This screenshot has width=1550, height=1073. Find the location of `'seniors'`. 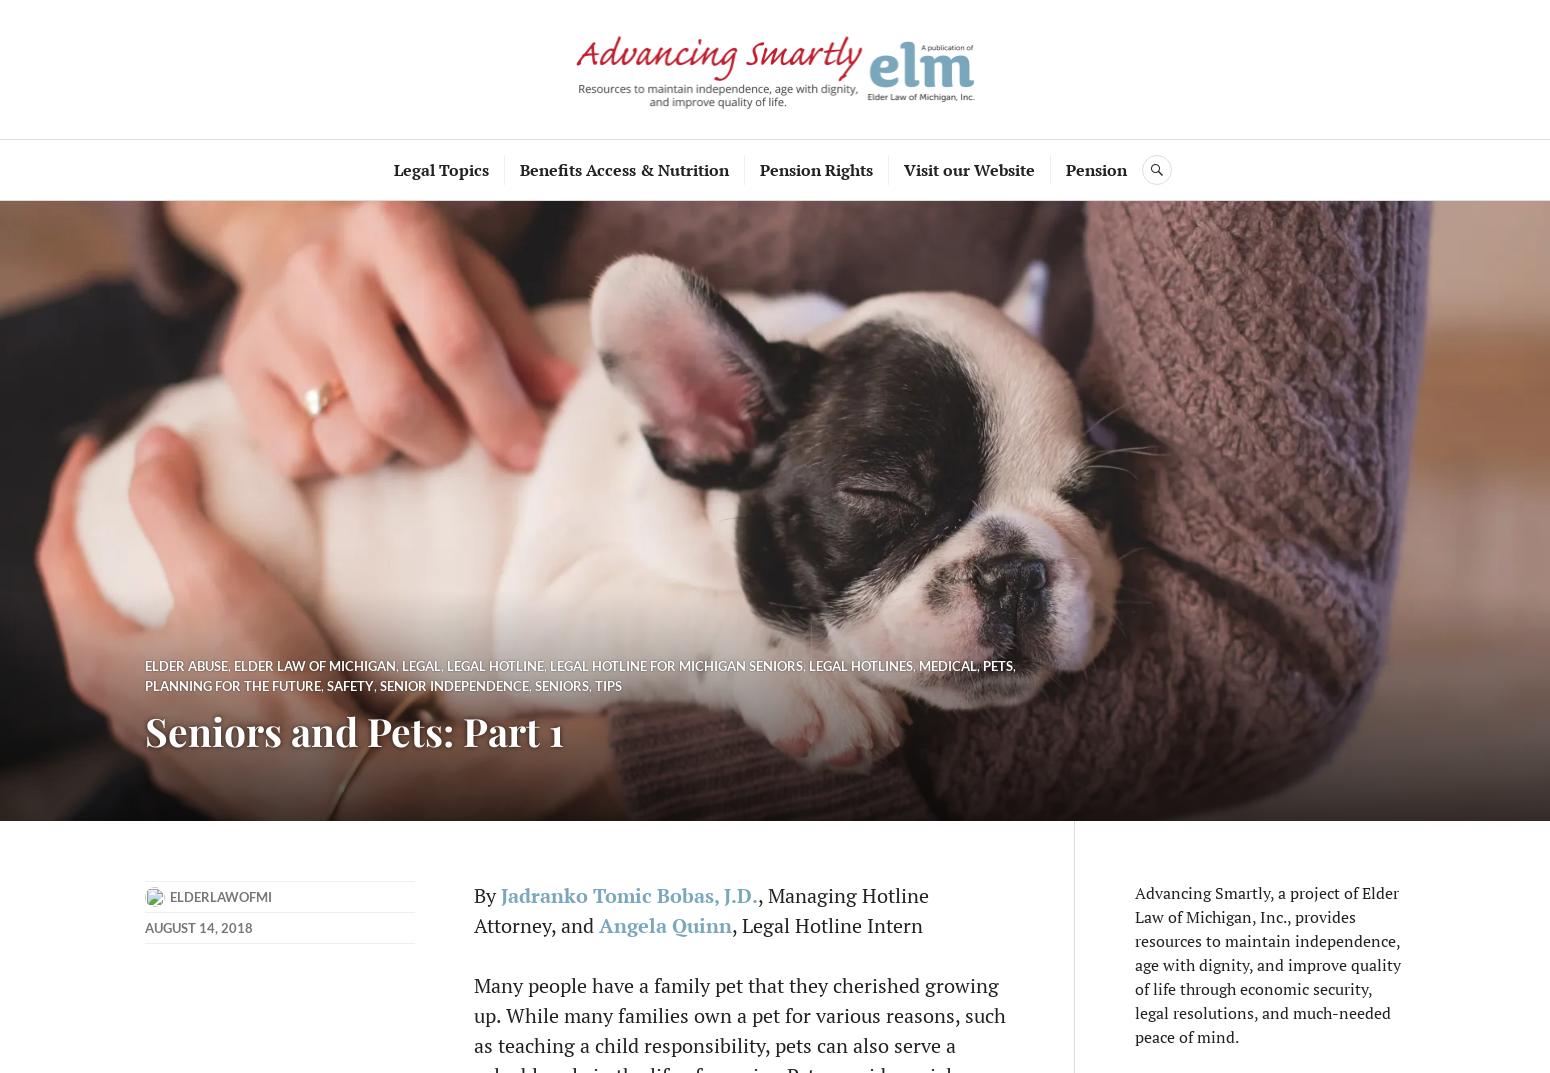

'seniors' is located at coordinates (562, 685).